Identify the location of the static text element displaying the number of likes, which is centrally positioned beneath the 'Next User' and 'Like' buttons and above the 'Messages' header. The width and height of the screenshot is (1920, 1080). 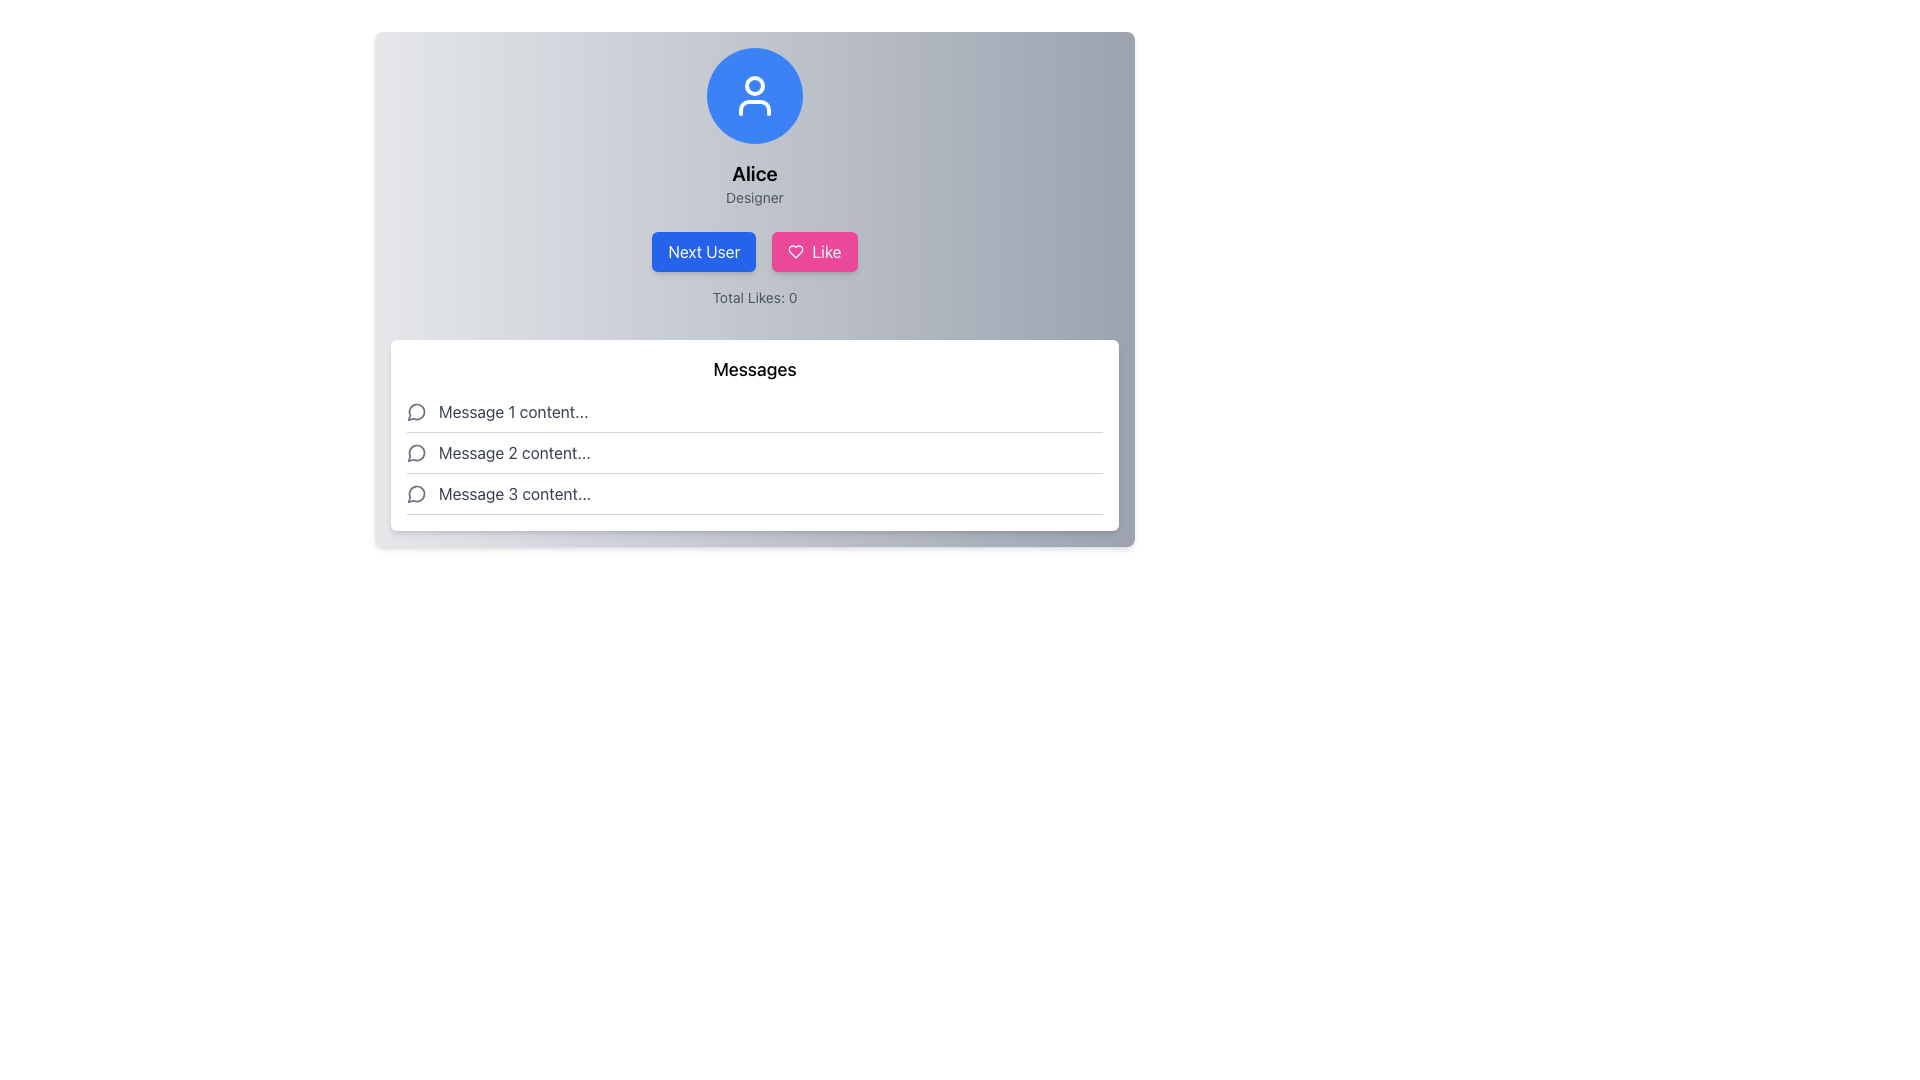
(753, 297).